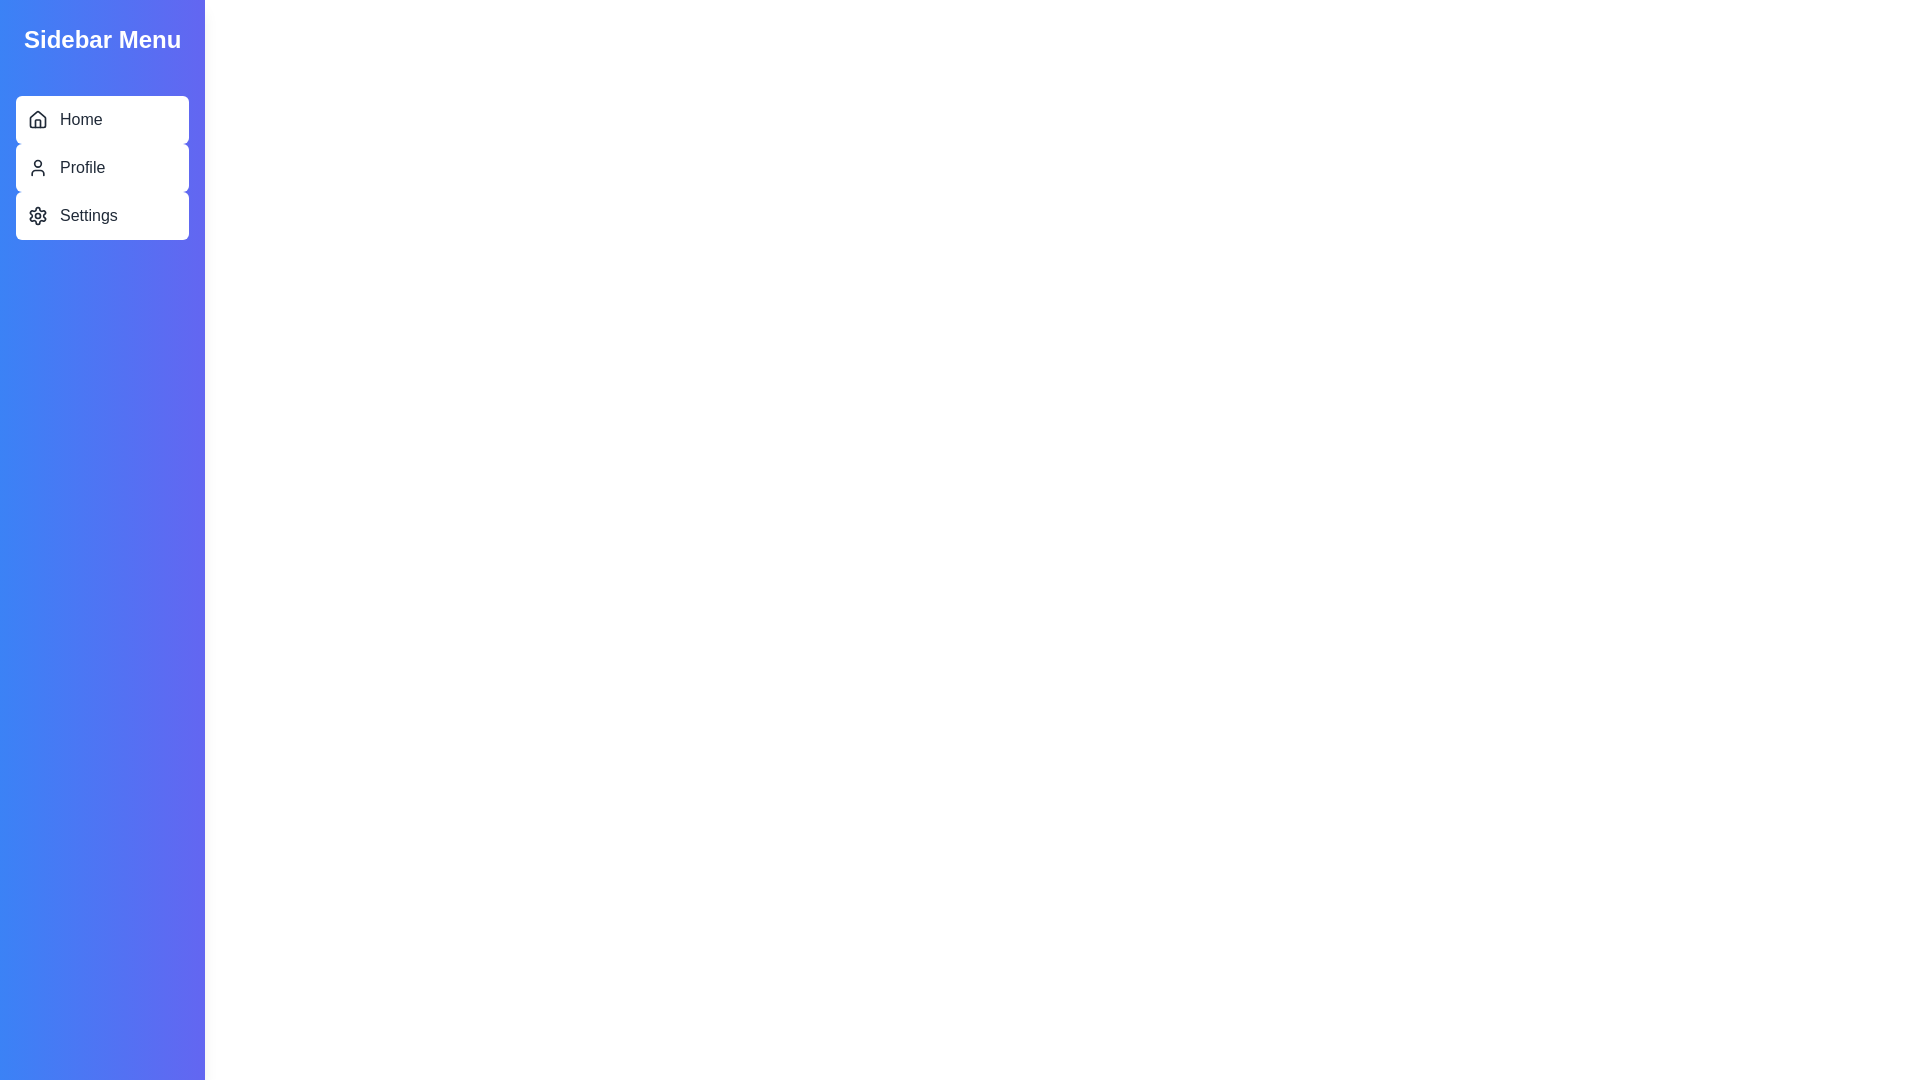 Image resolution: width=1920 pixels, height=1080 pixels. What do you see at coordinates (101, 167) in the screenshot?
I see `the 'Profile' button, which is the second item in the vertical list of menu options in the sidebar` at bounding box center [101, 167].